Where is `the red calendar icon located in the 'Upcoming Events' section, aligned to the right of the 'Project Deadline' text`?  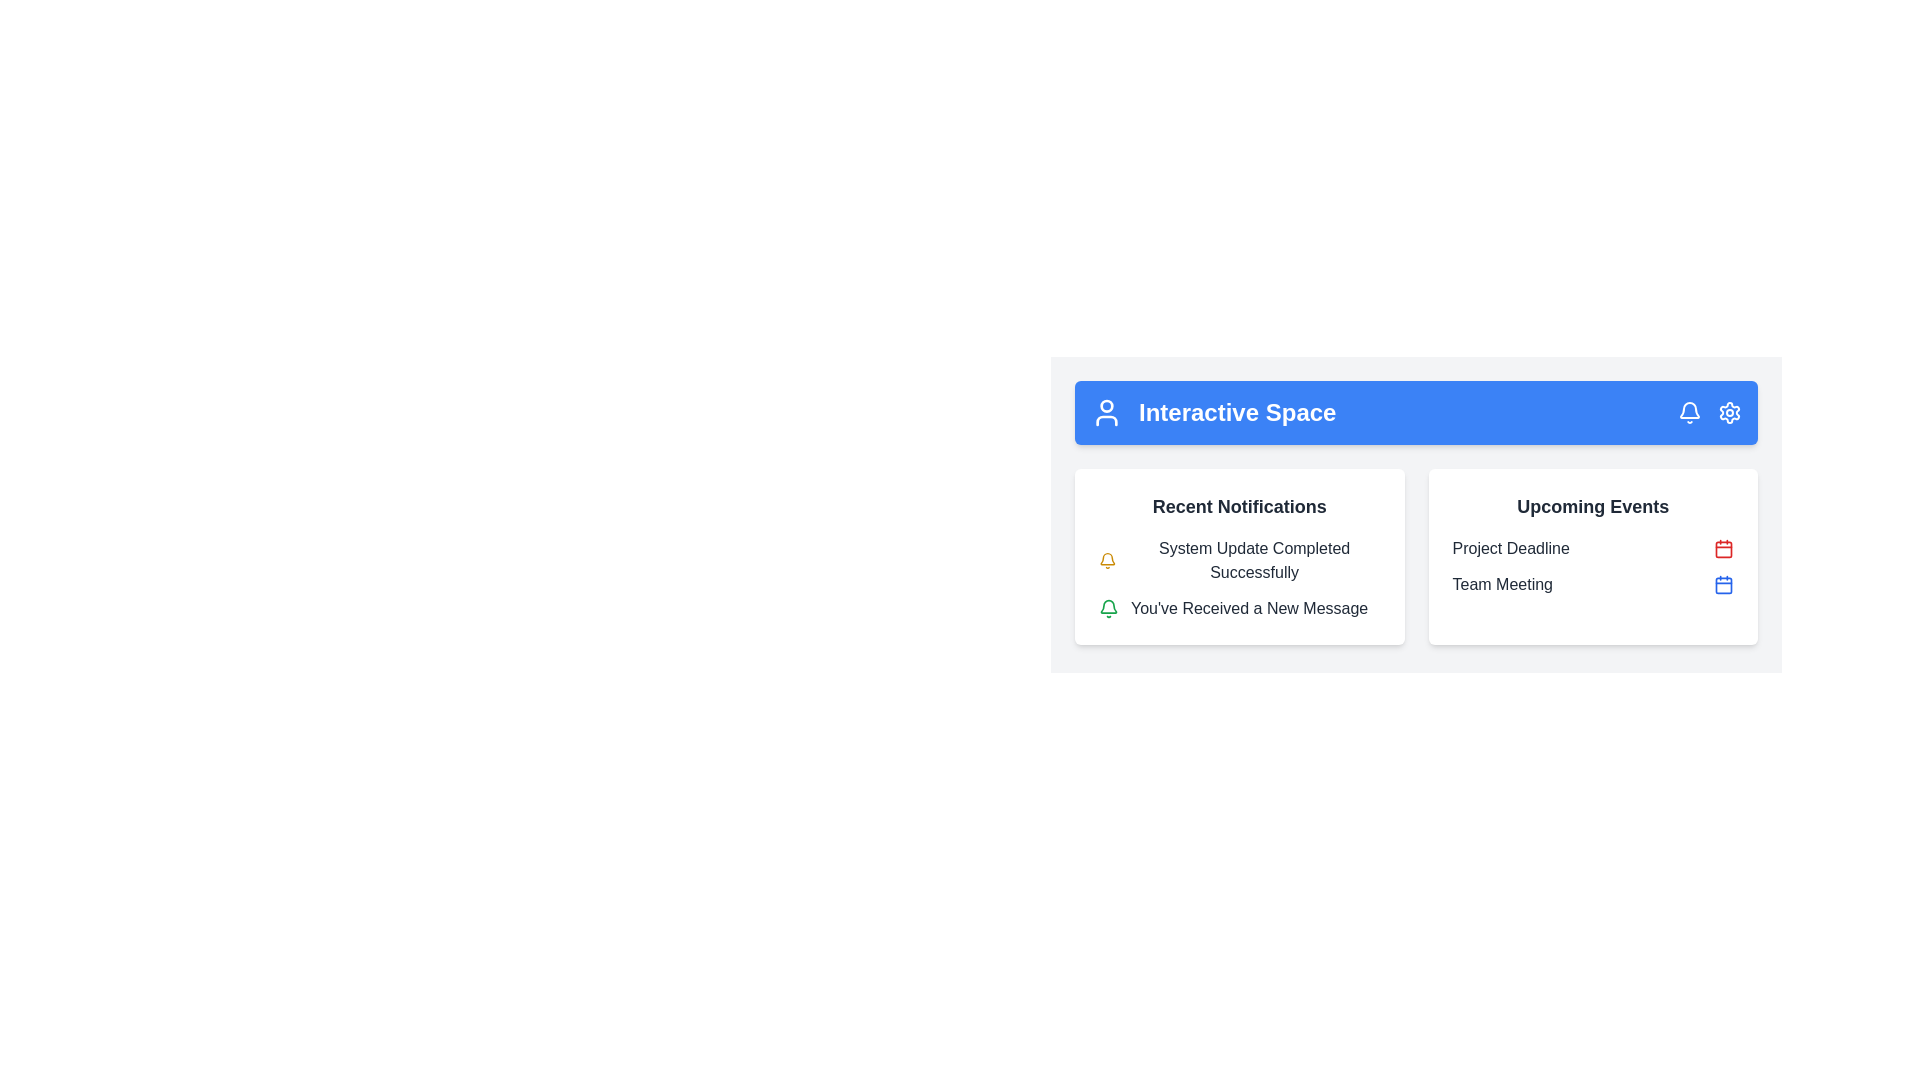 the red calendar icon located in the 'Upcoming Events' section, aligned to the right of the 'Project Deadline' text is located at coordinates (1722, 548).